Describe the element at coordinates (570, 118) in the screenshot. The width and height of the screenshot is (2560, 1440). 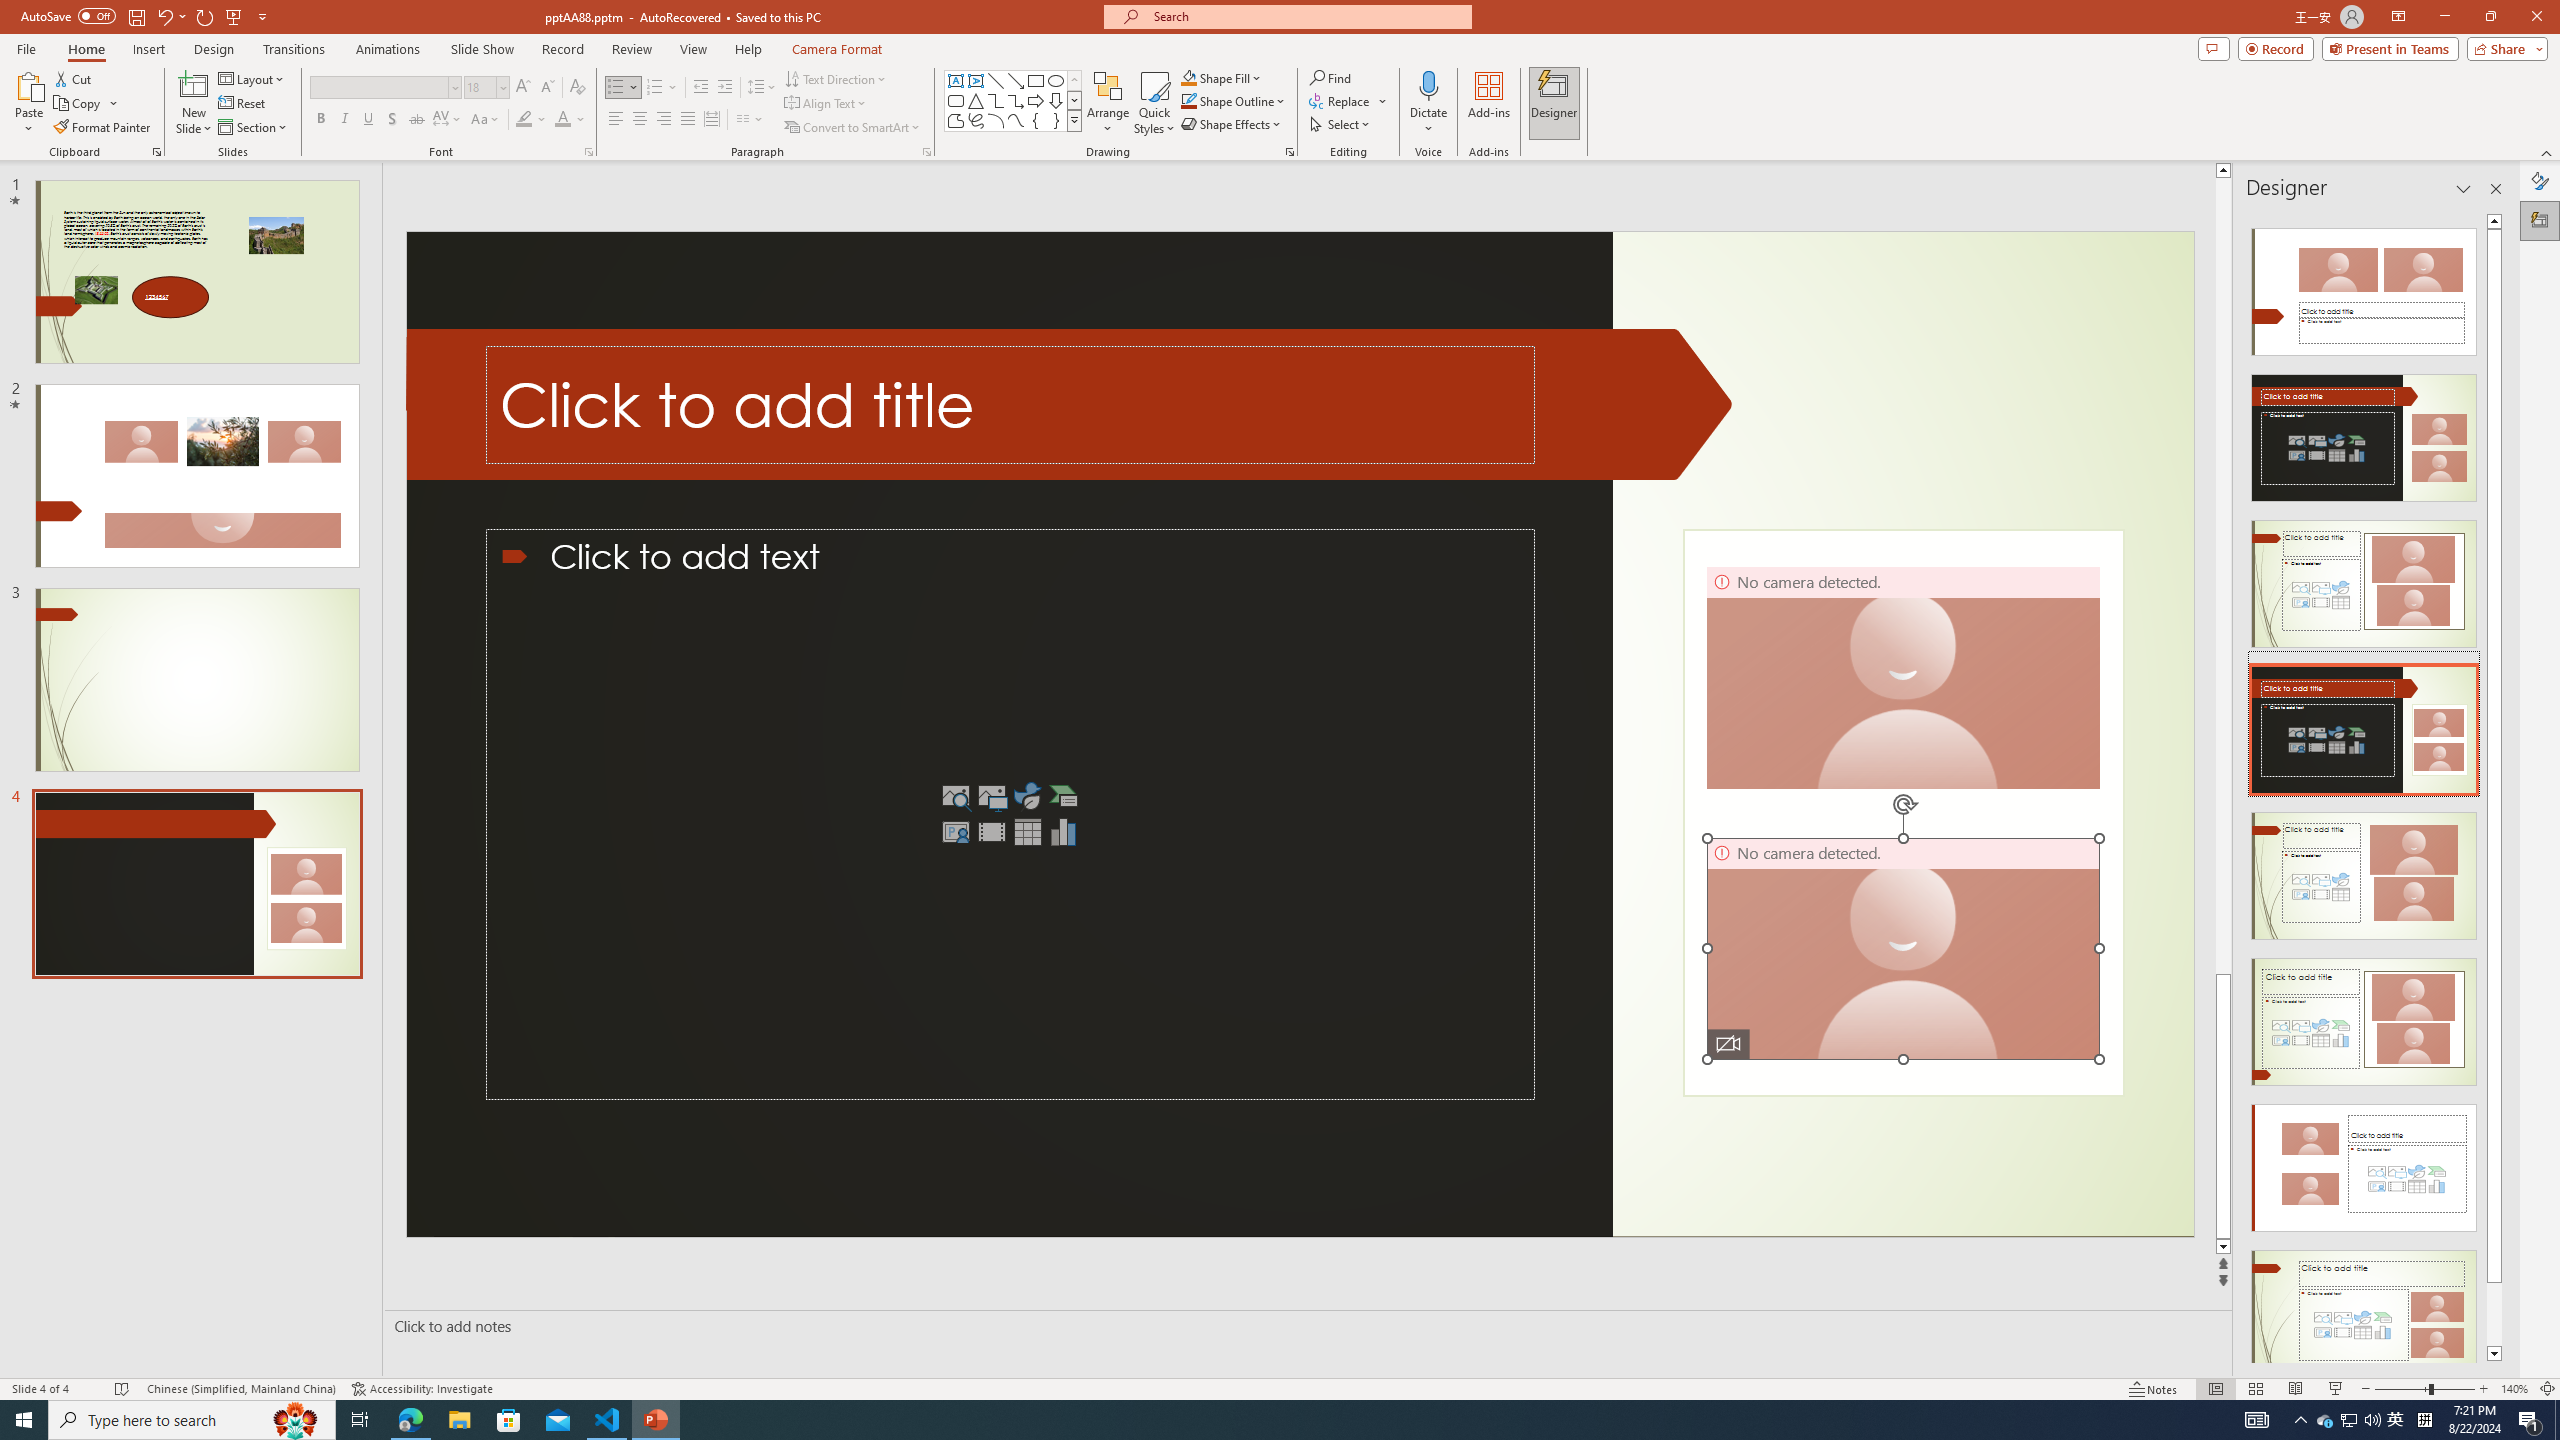
I see `'Font Color'` at that location.